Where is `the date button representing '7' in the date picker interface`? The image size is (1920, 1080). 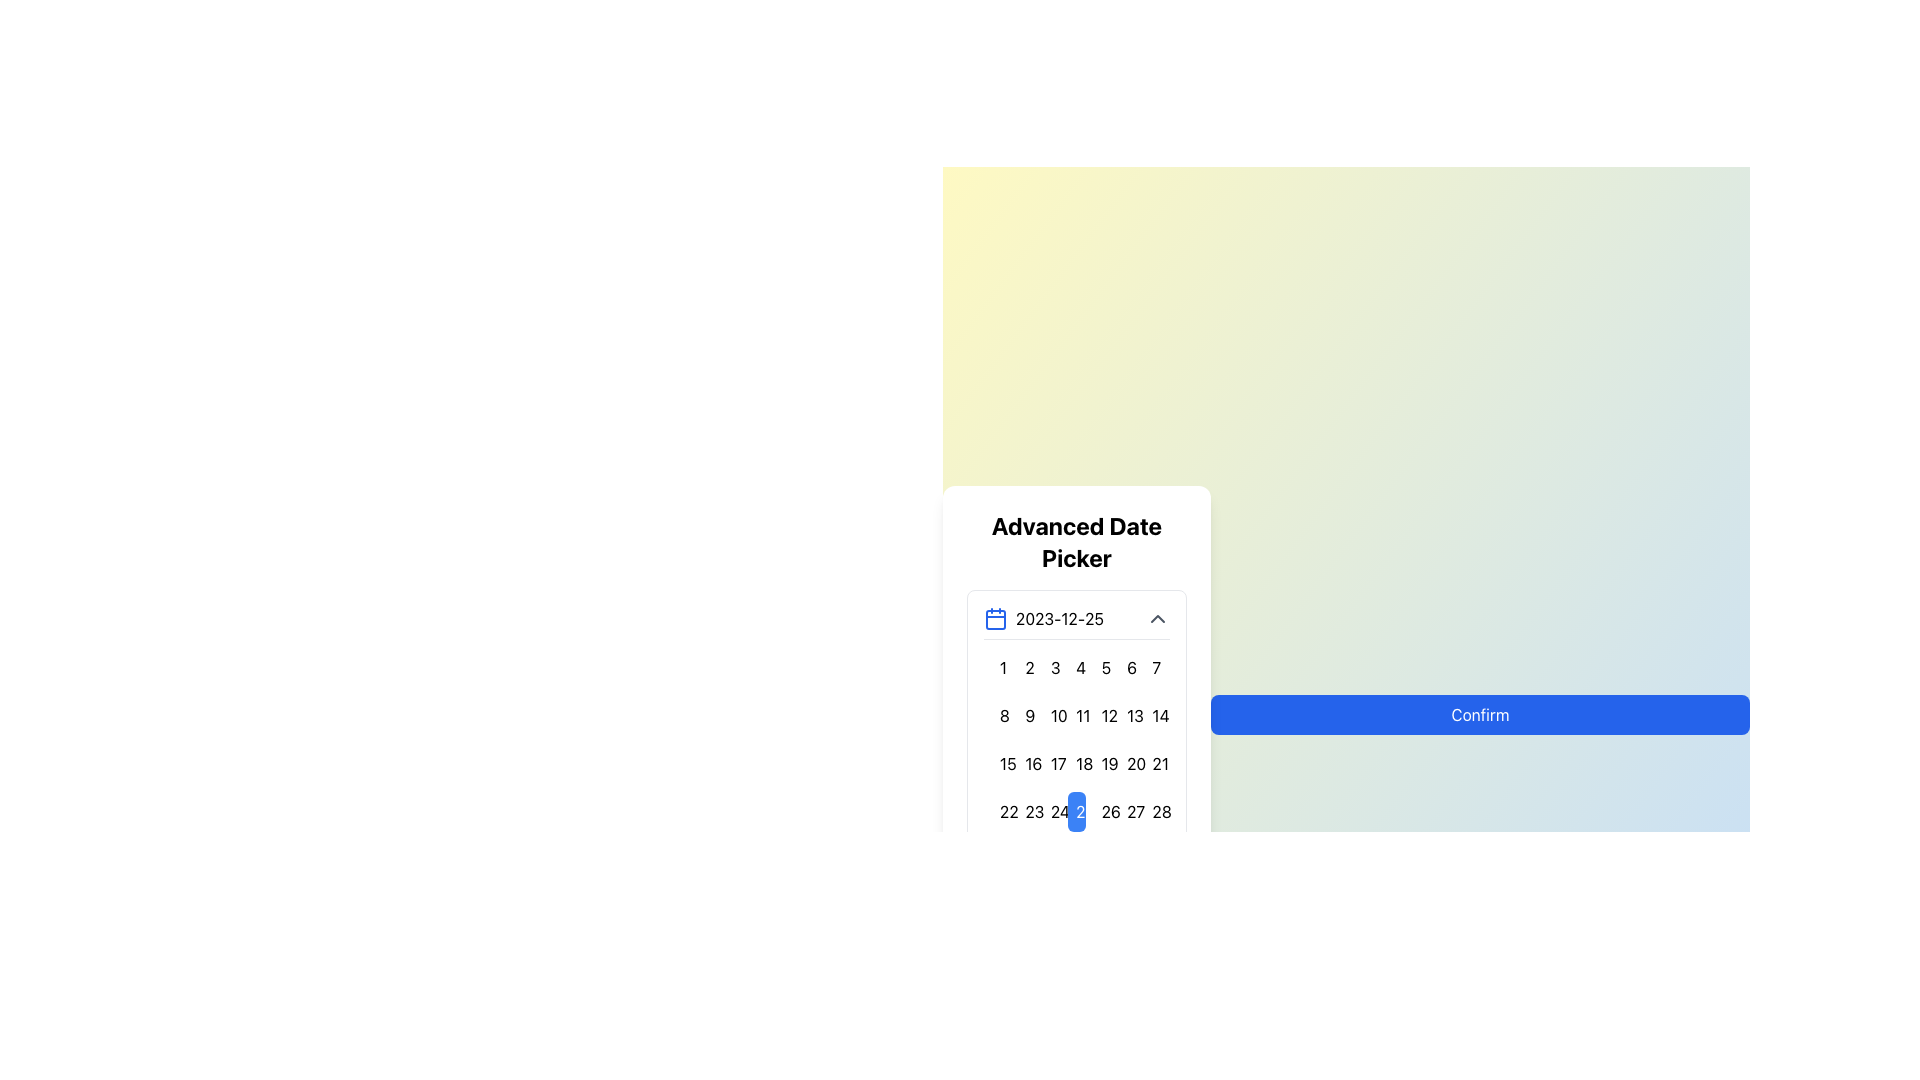
the date button representing '7' in the date picker interface is located at coordinates (1153, 667).